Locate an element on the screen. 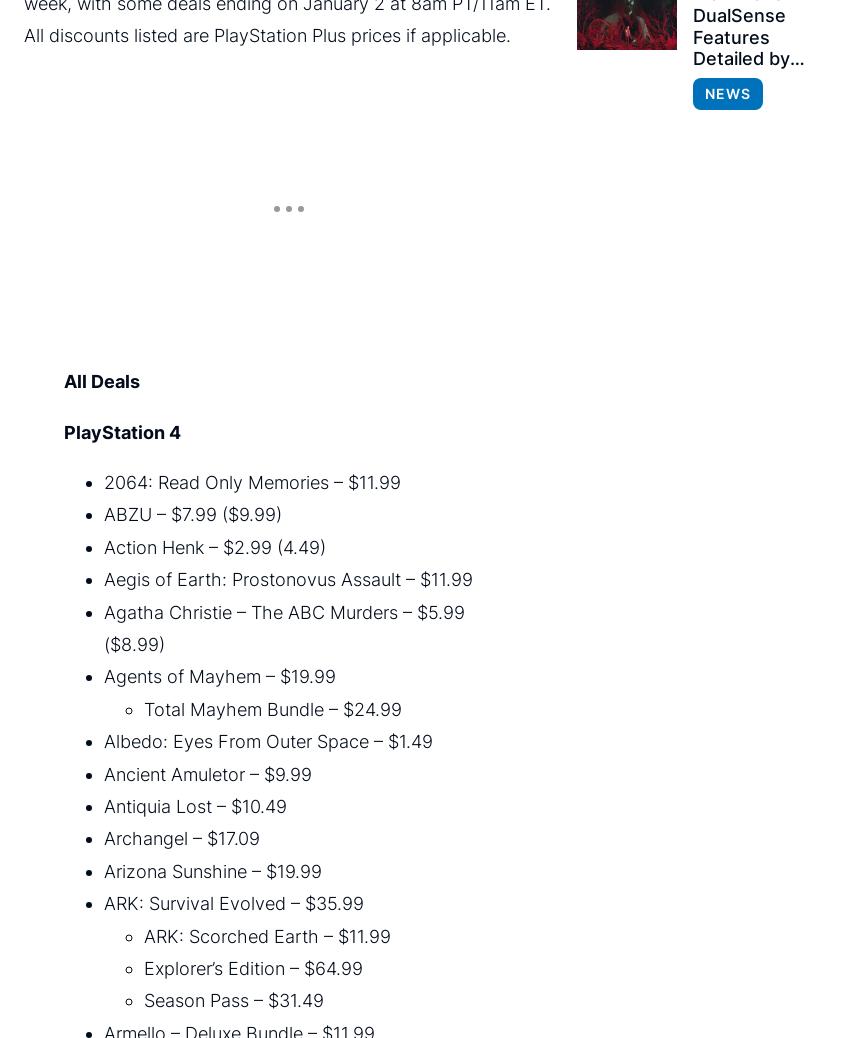  'Tyler Treese' is located at coordinates (255, 980).